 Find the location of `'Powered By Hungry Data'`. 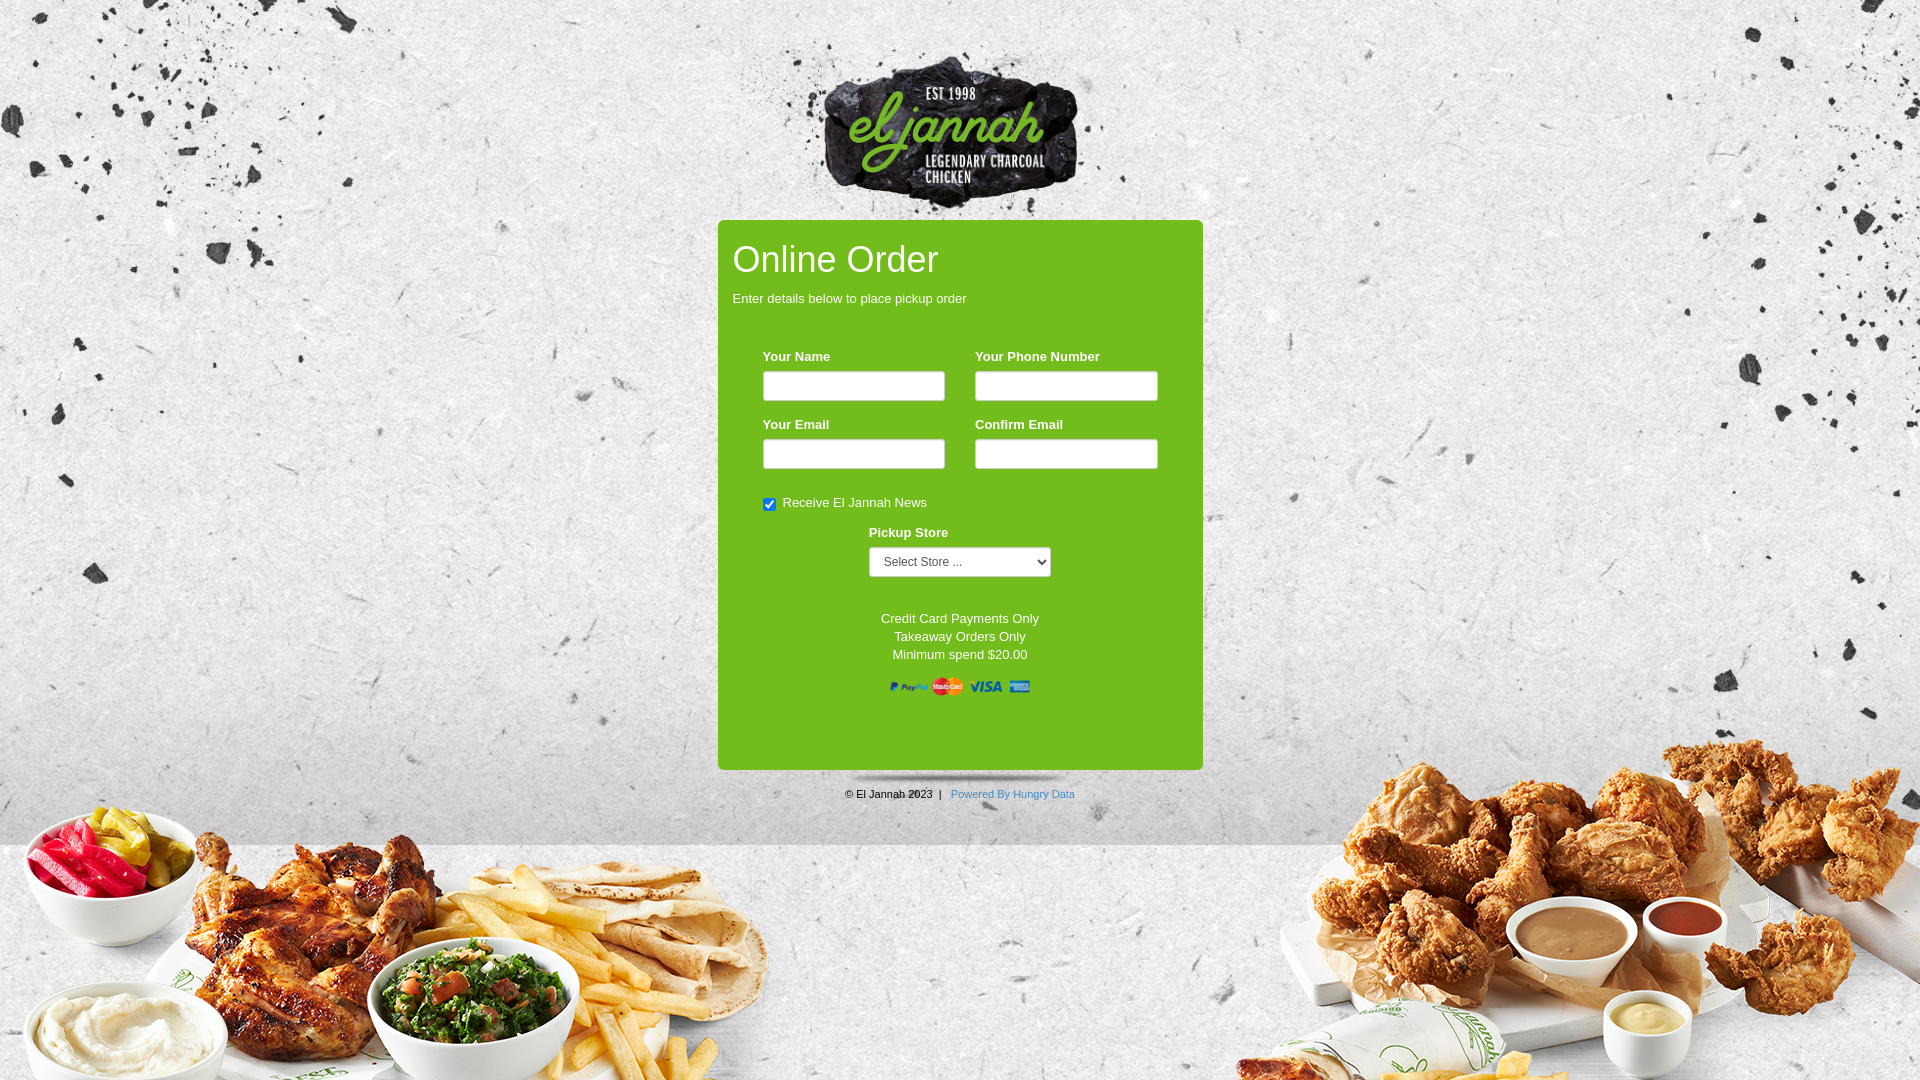

'Powered By Hungry Data' is located at coordinates (1012, 793).